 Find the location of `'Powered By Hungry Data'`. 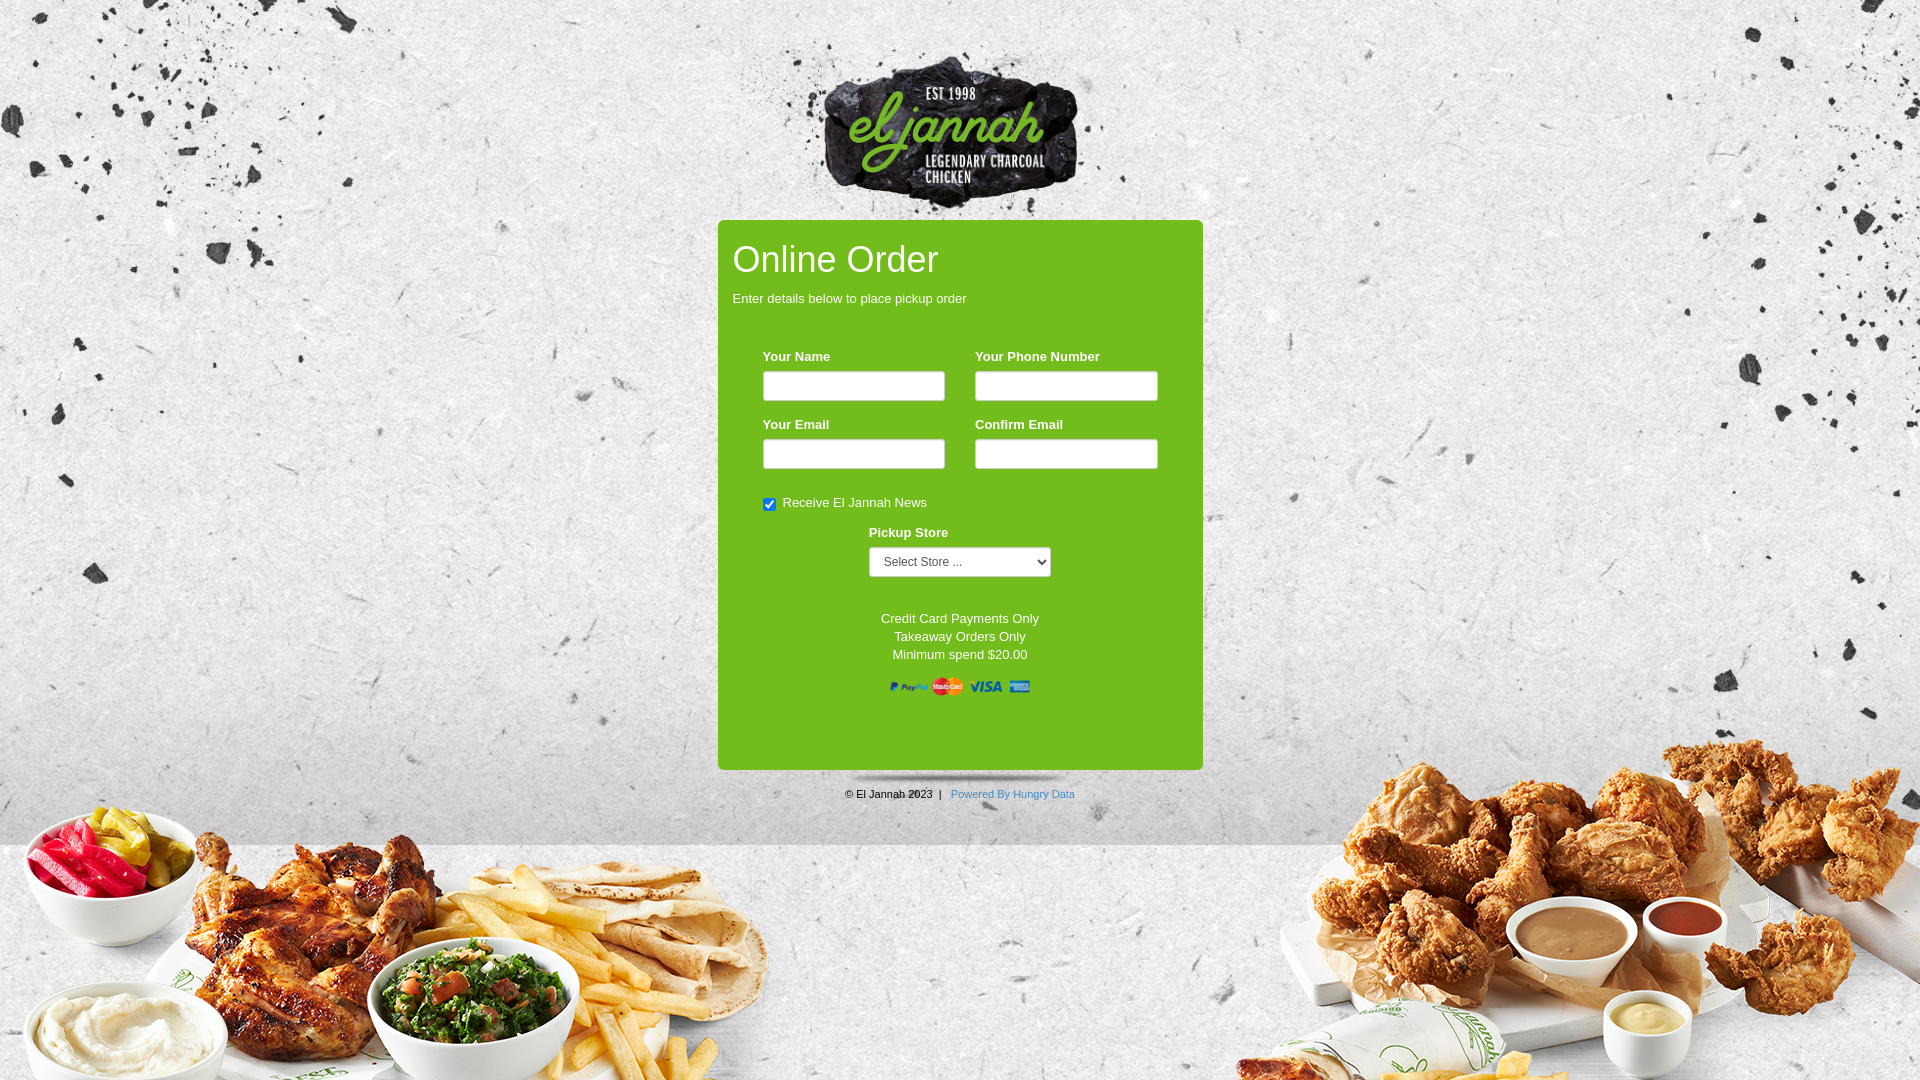

'Powered By Hungry Data' is located at coordinates (1012, 793).